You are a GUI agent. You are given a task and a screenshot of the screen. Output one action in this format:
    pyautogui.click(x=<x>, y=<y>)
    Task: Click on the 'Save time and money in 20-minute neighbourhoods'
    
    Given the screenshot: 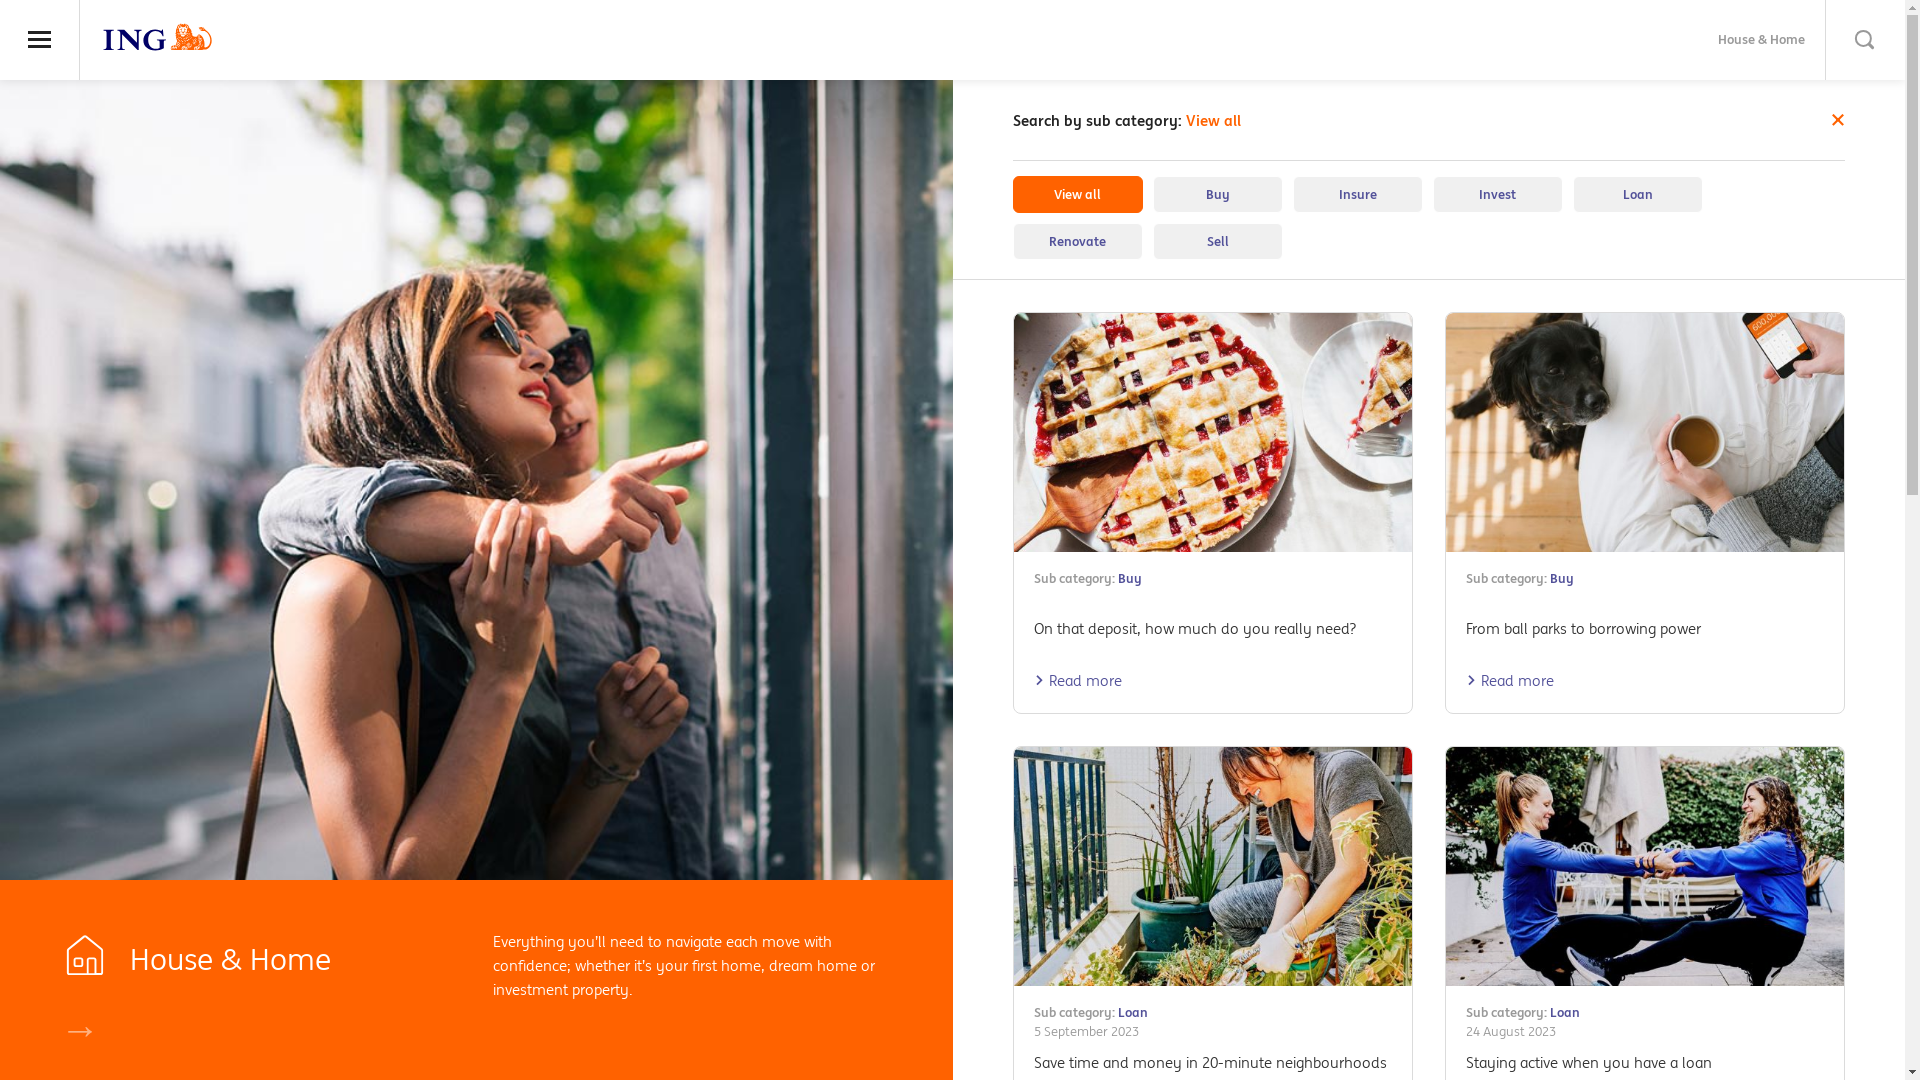 What is the action you would take?
    pyautogui.click(x=1033, y=1061)
    